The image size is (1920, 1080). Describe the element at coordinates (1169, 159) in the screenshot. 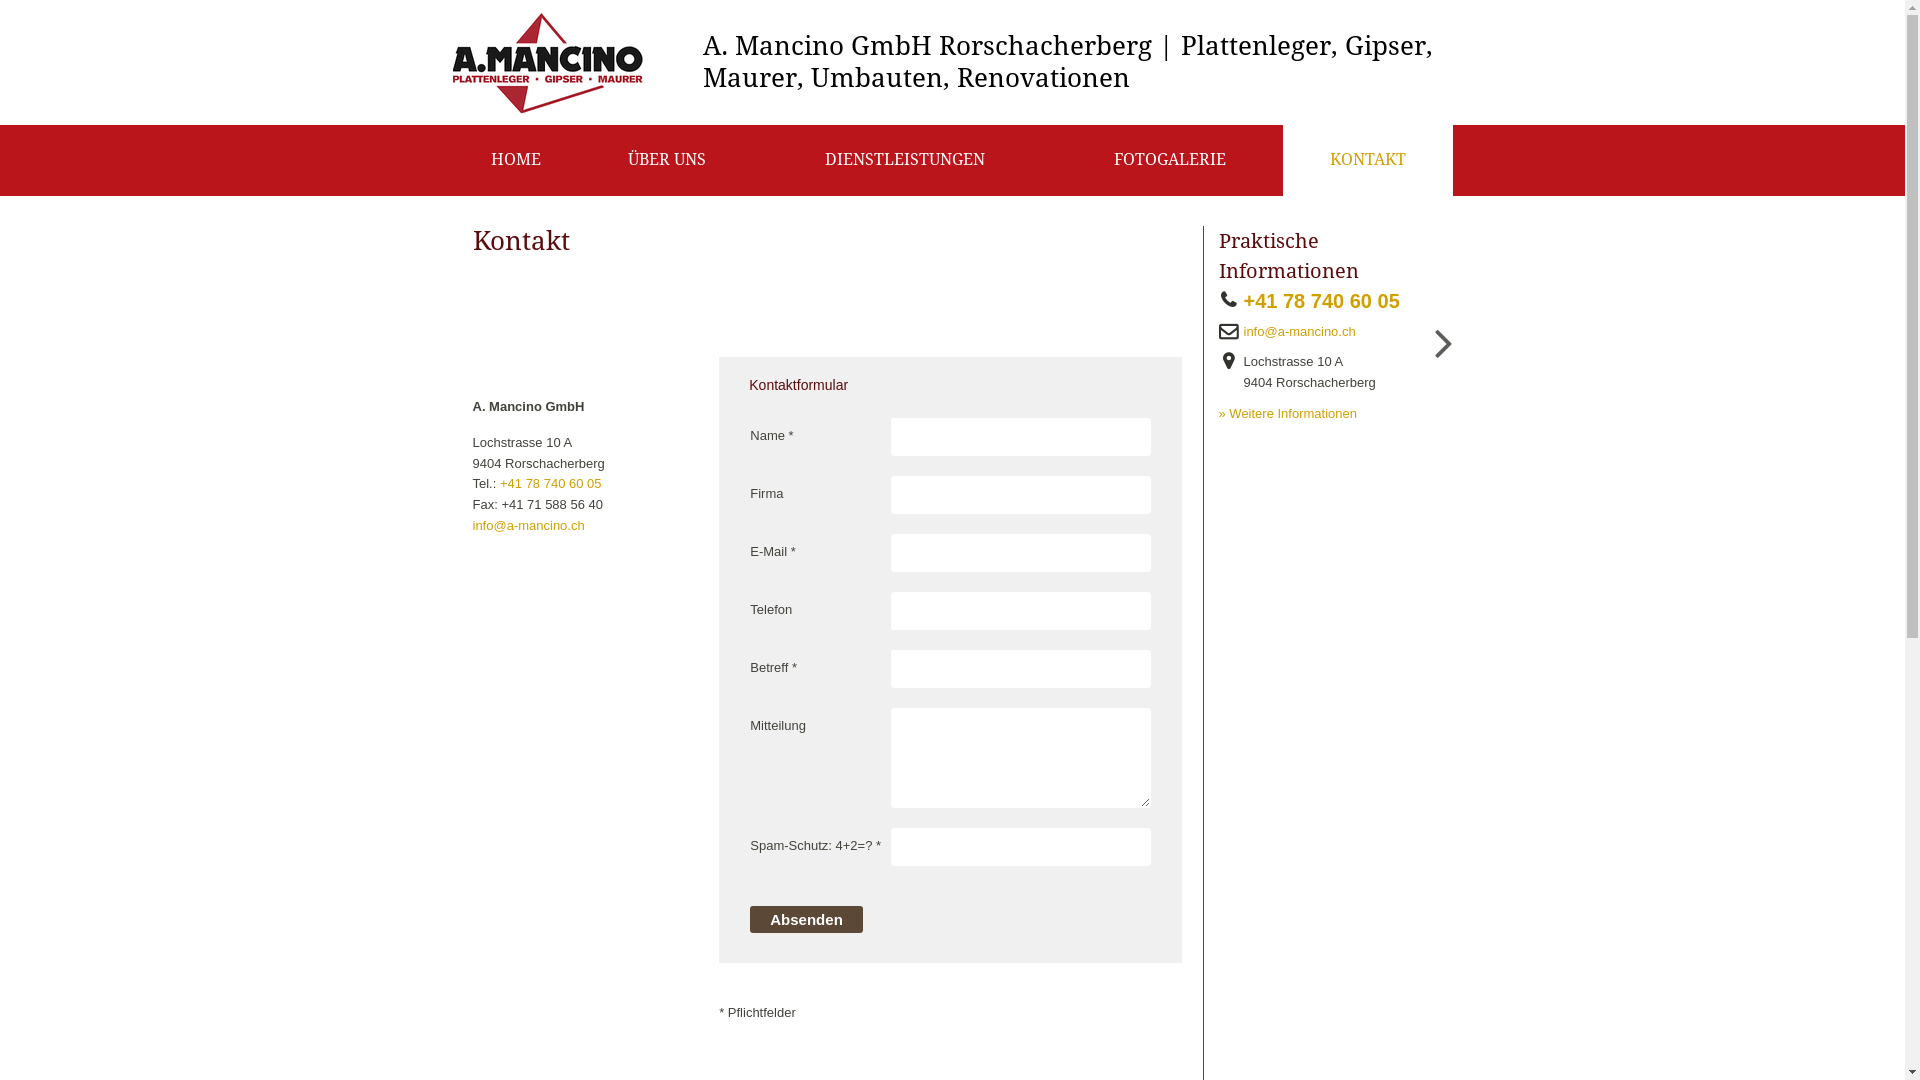

I see `'FOTOGALERIE'` at that location.